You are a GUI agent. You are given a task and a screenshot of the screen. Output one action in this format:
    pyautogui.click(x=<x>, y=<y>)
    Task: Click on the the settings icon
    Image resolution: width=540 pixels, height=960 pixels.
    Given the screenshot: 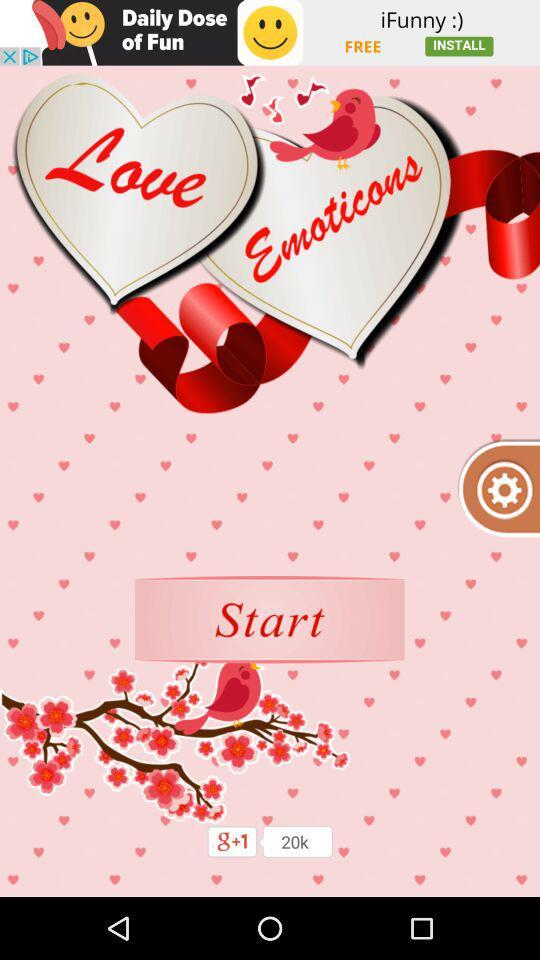 What is the action you would take?
    pyautogui.click(x=497, y=521)
    